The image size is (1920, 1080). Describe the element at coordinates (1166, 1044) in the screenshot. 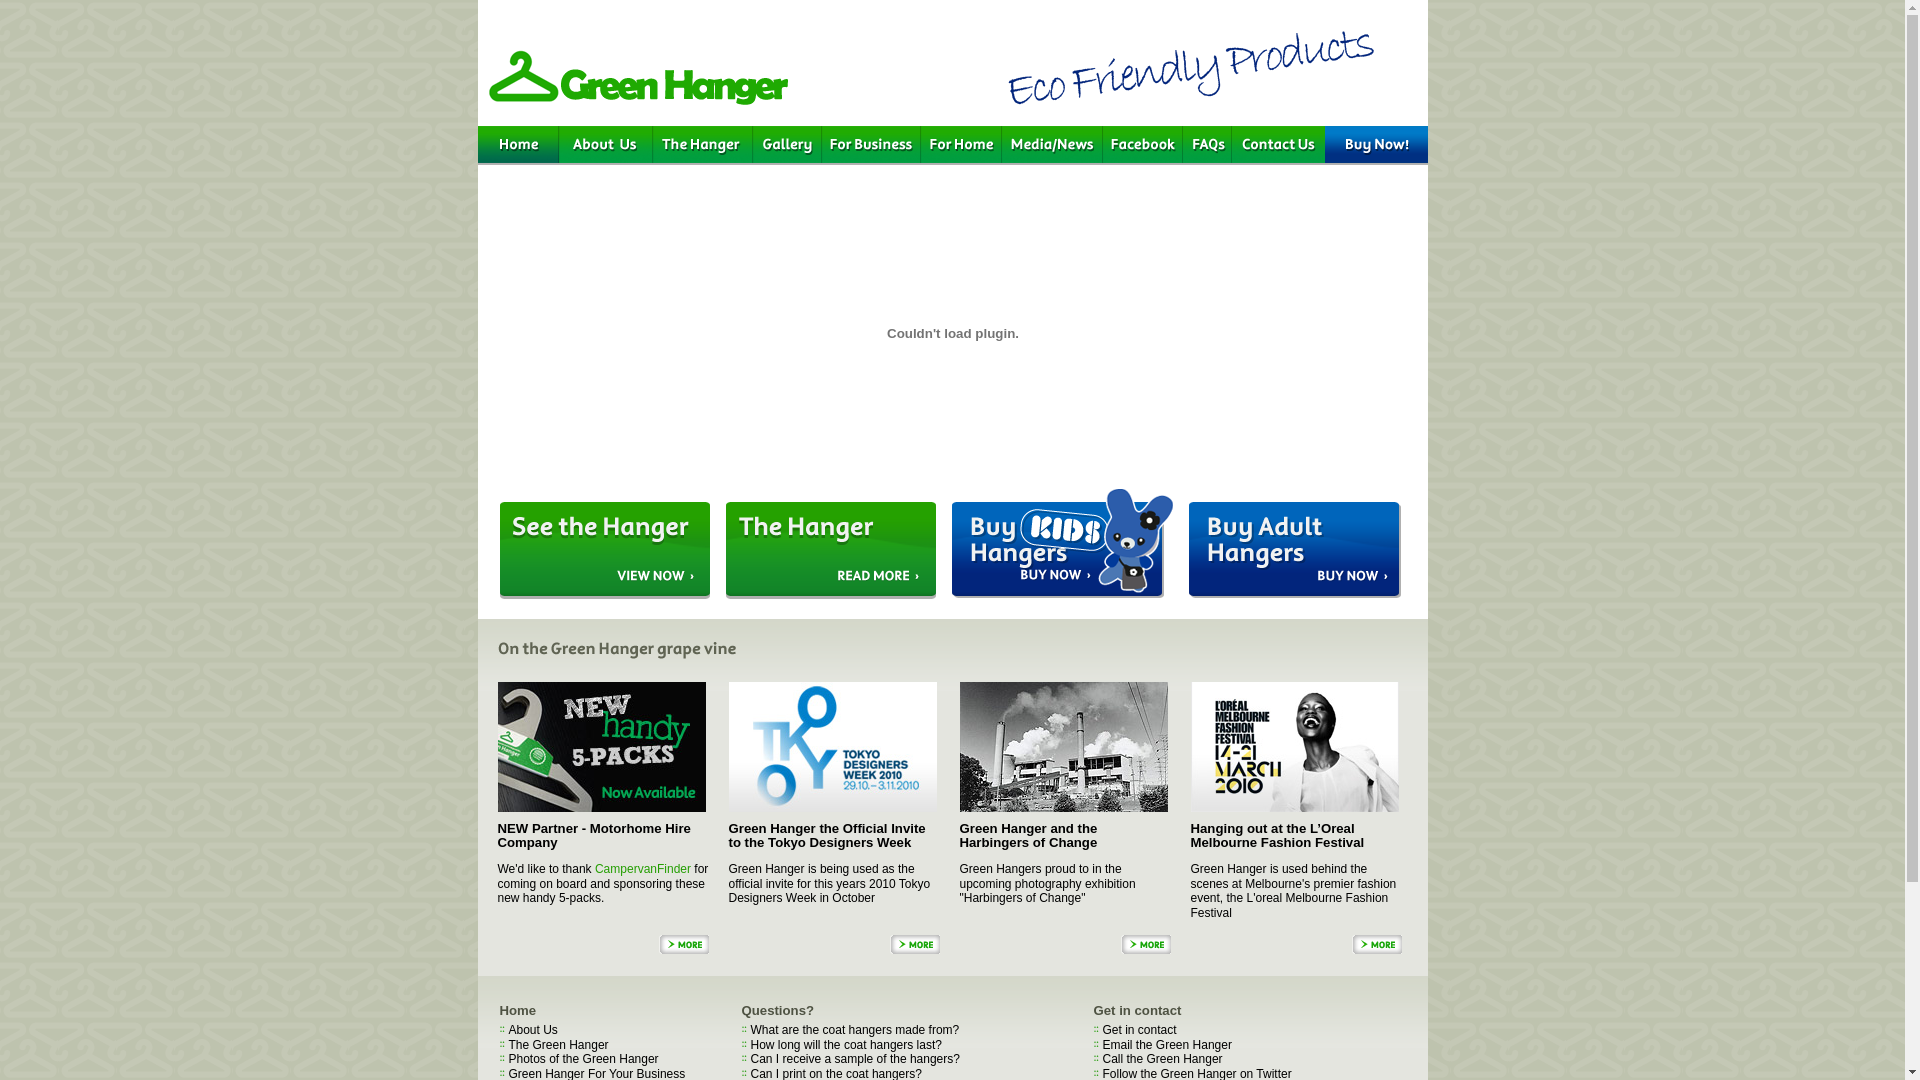

I see `'Email the Green Hanger'` at that location.